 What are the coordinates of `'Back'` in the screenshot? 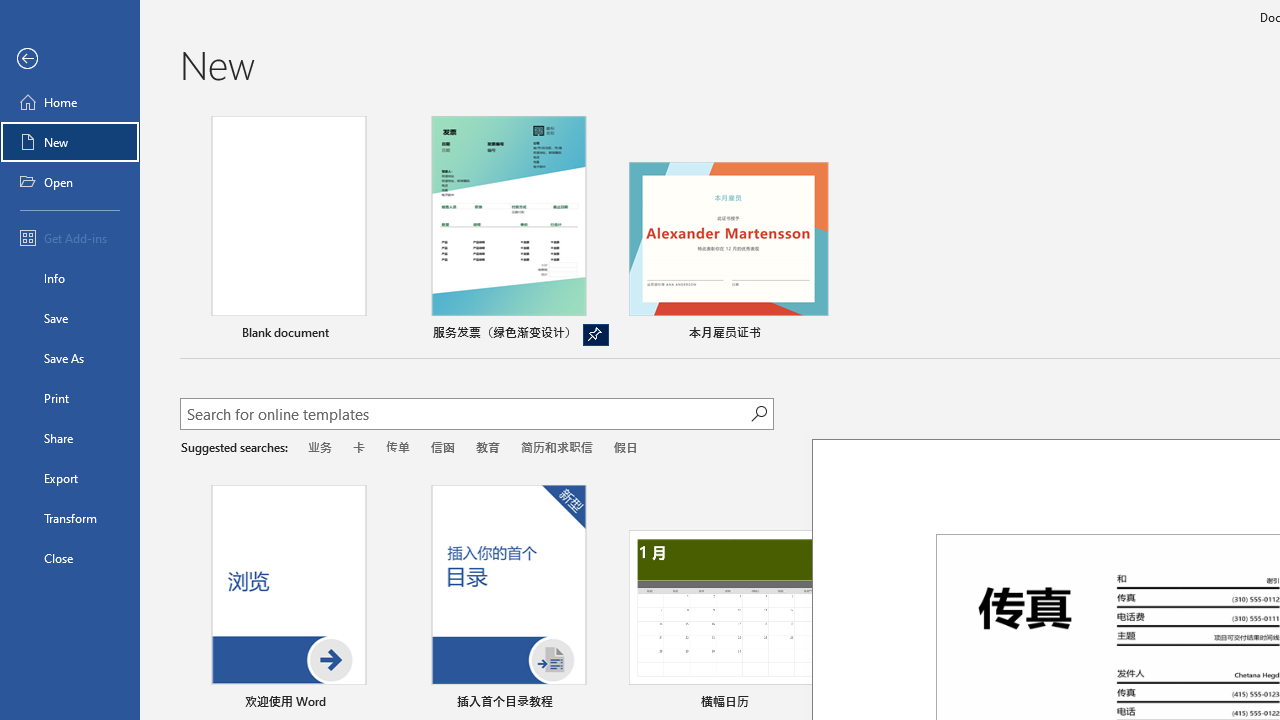 It's located at (69, 58).